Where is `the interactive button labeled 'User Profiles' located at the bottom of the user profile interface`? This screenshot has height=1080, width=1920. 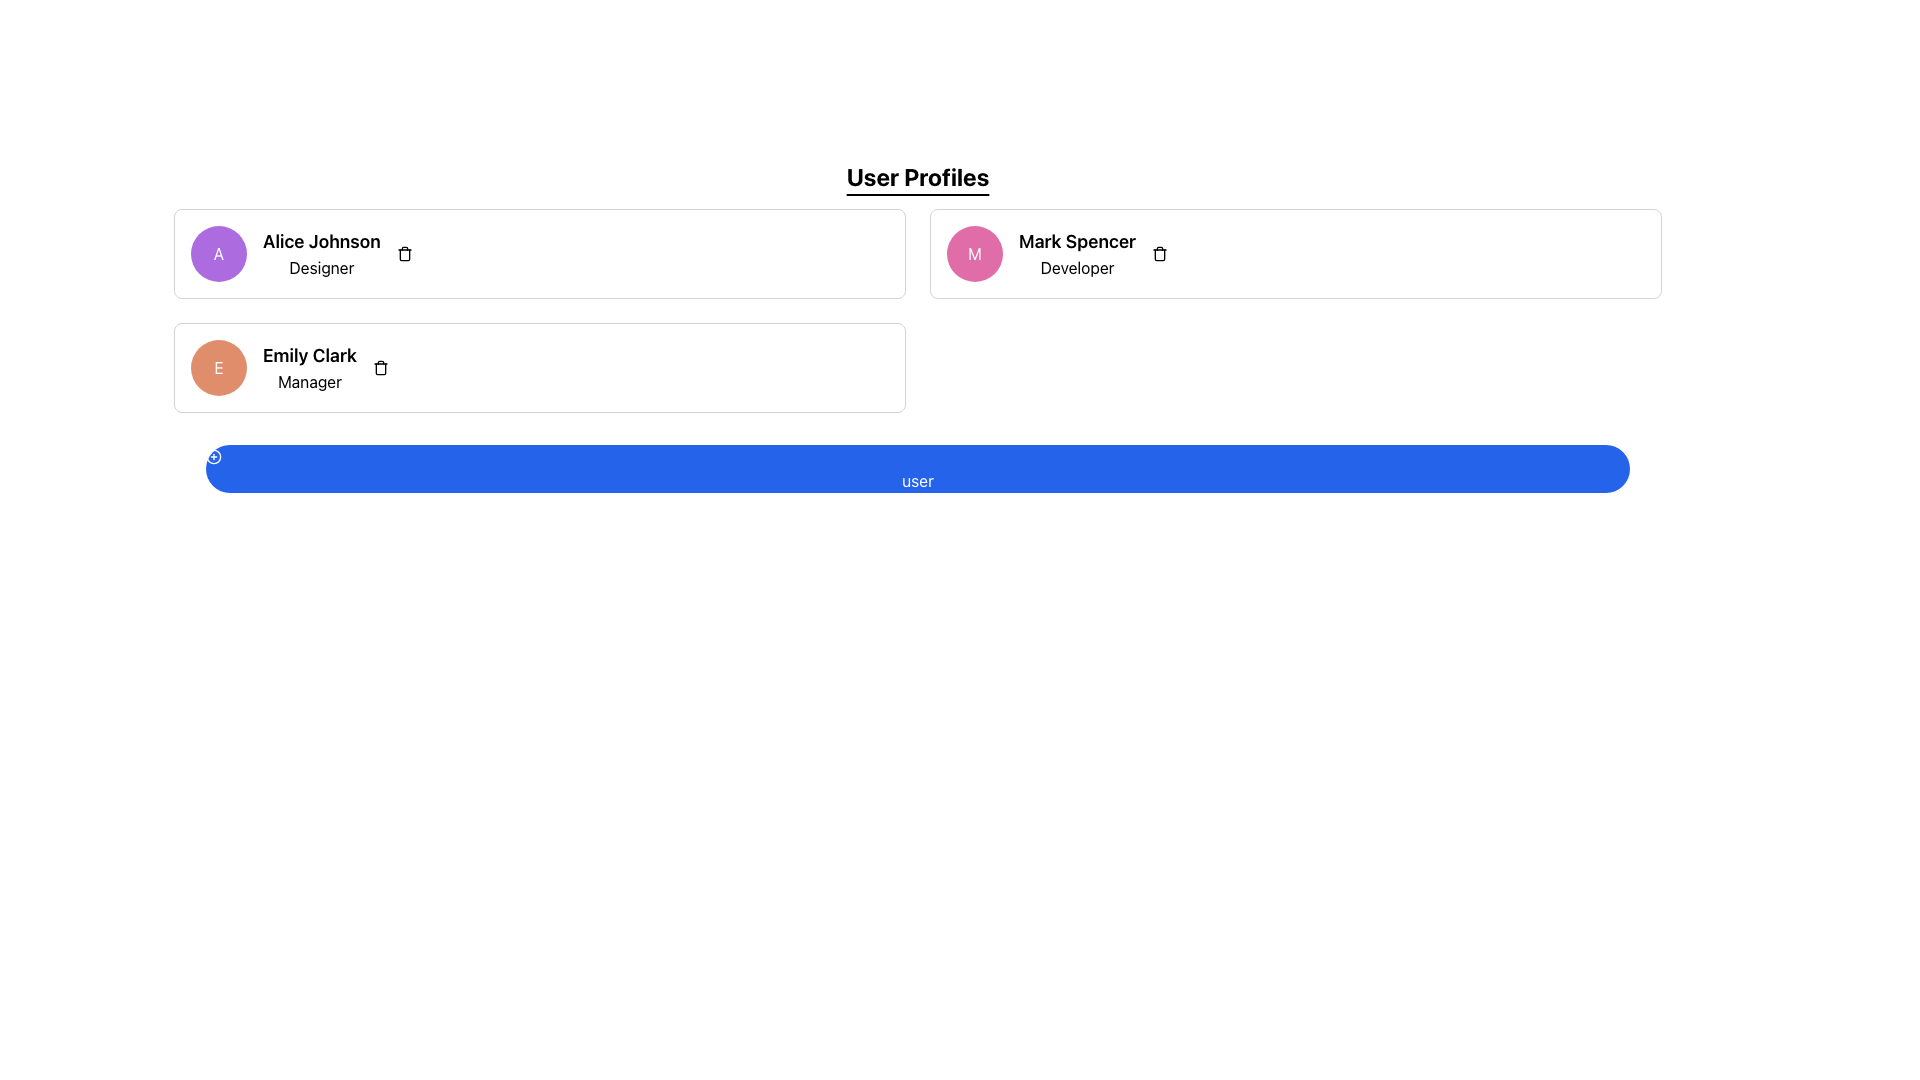 the interactive button labeled 'User Profiles' located at the bottom of the user profile interface is located at coordinates (916, 469).